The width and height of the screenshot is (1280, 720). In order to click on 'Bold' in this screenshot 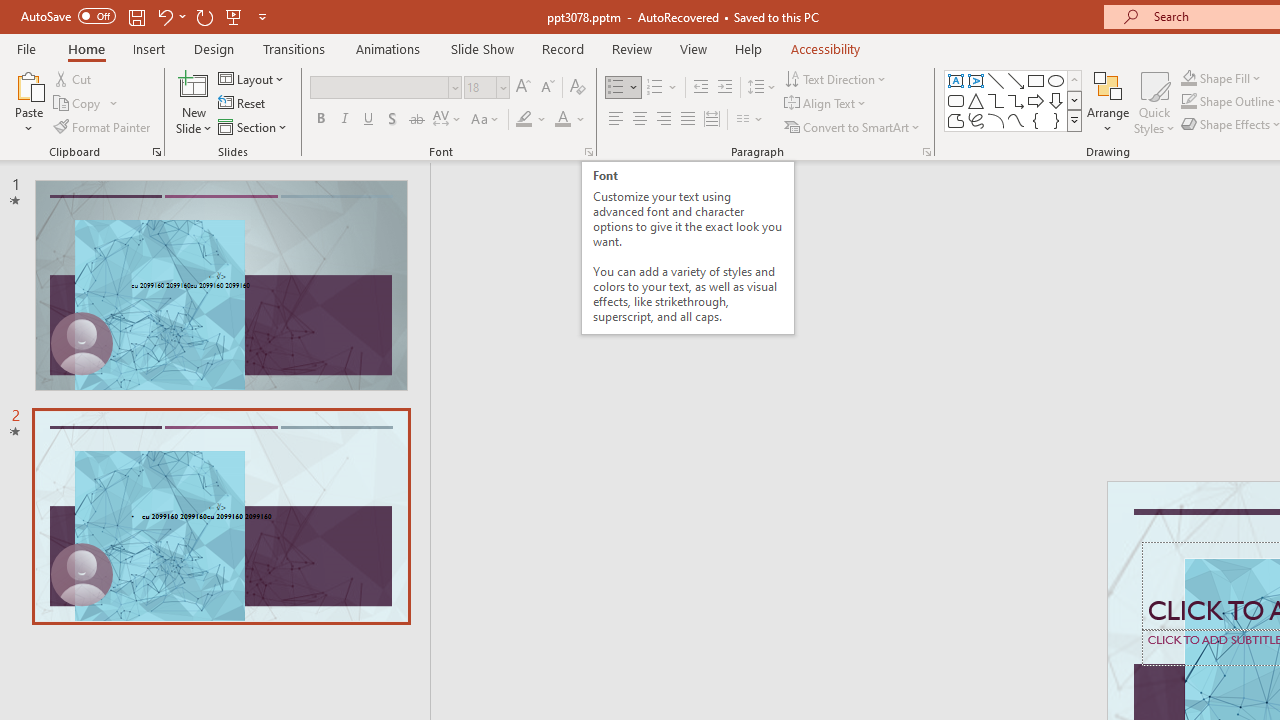, I will do `click(320, 119)`.